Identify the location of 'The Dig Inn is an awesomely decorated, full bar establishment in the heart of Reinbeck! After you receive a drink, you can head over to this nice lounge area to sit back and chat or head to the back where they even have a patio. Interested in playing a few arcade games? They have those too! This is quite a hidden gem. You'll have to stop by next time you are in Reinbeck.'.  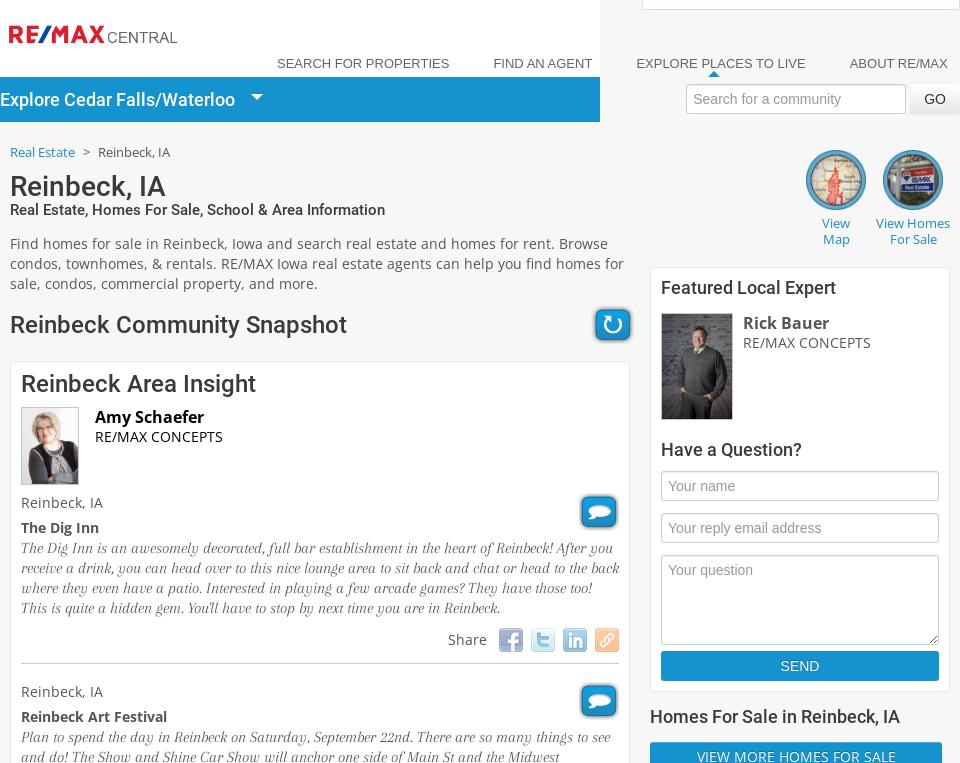
(319, 576).